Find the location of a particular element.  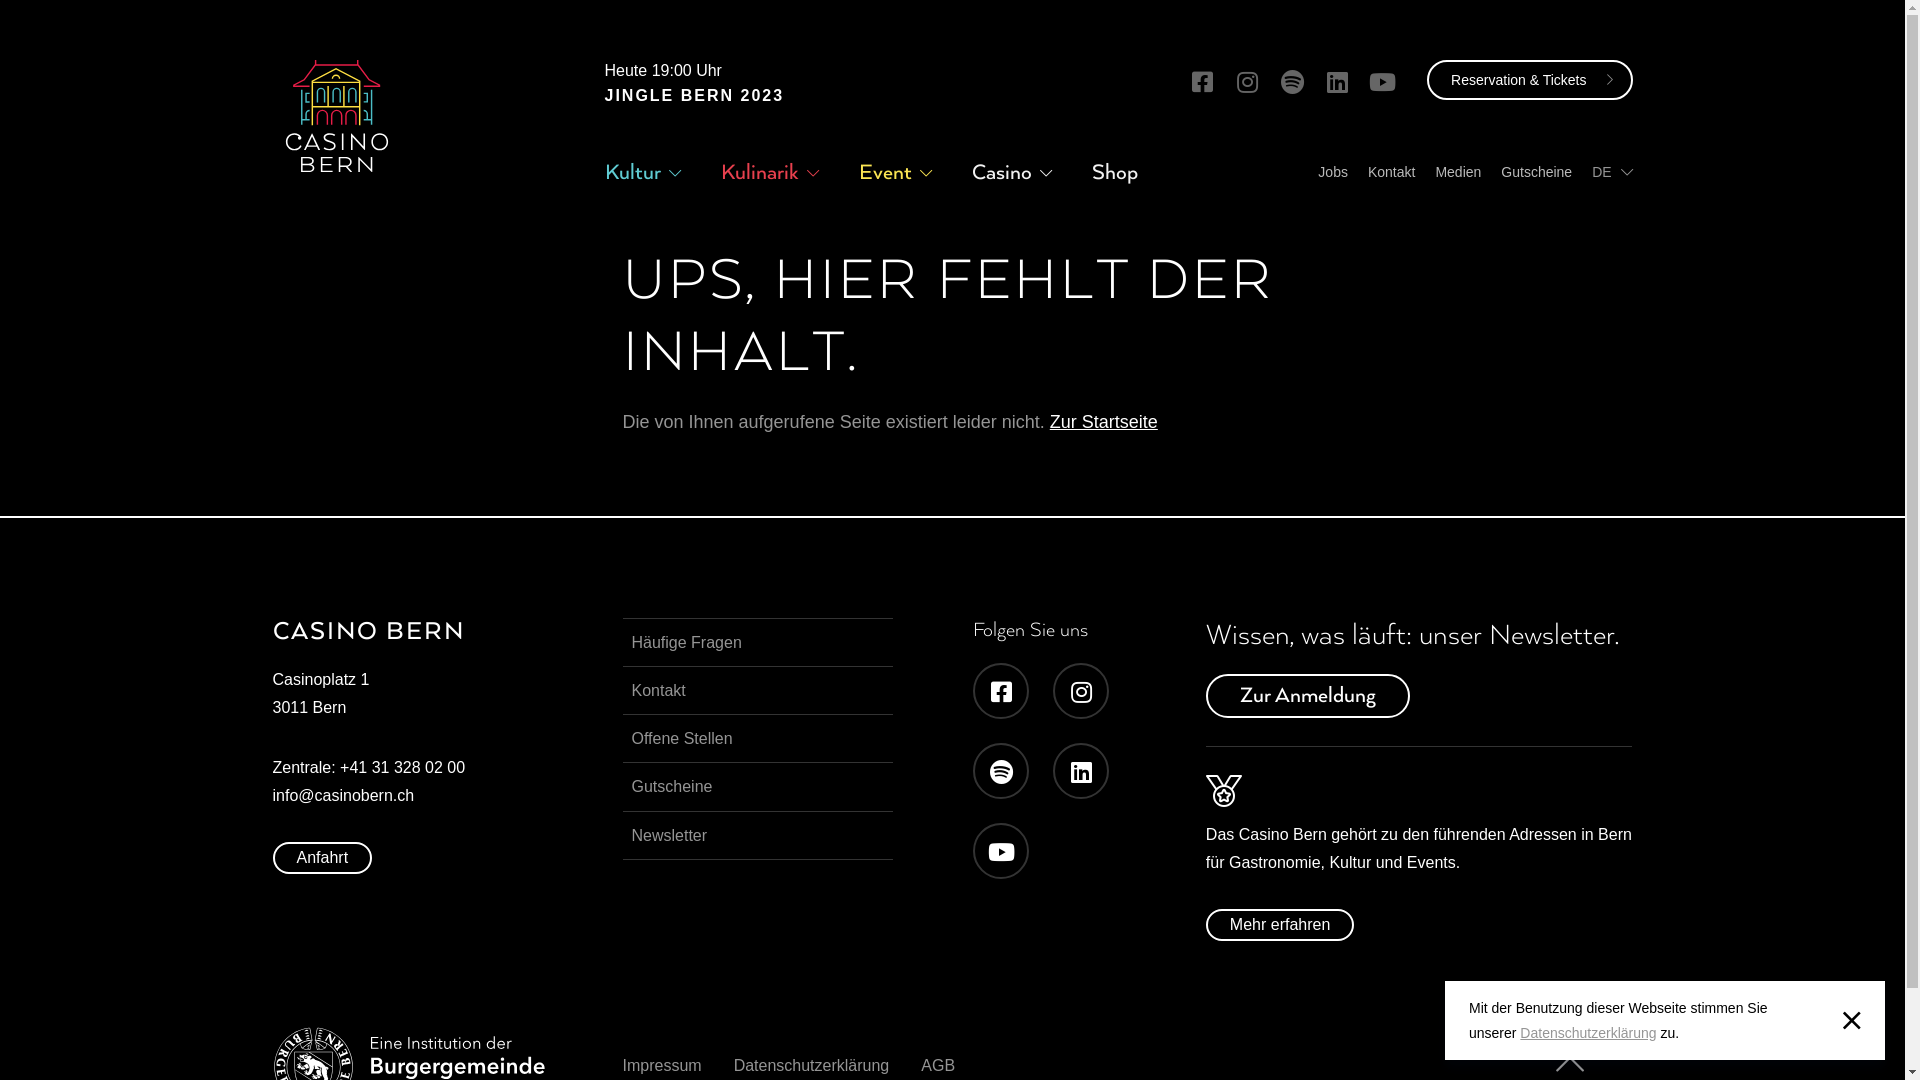

'Shop' is located at coordinates (1113, 171).